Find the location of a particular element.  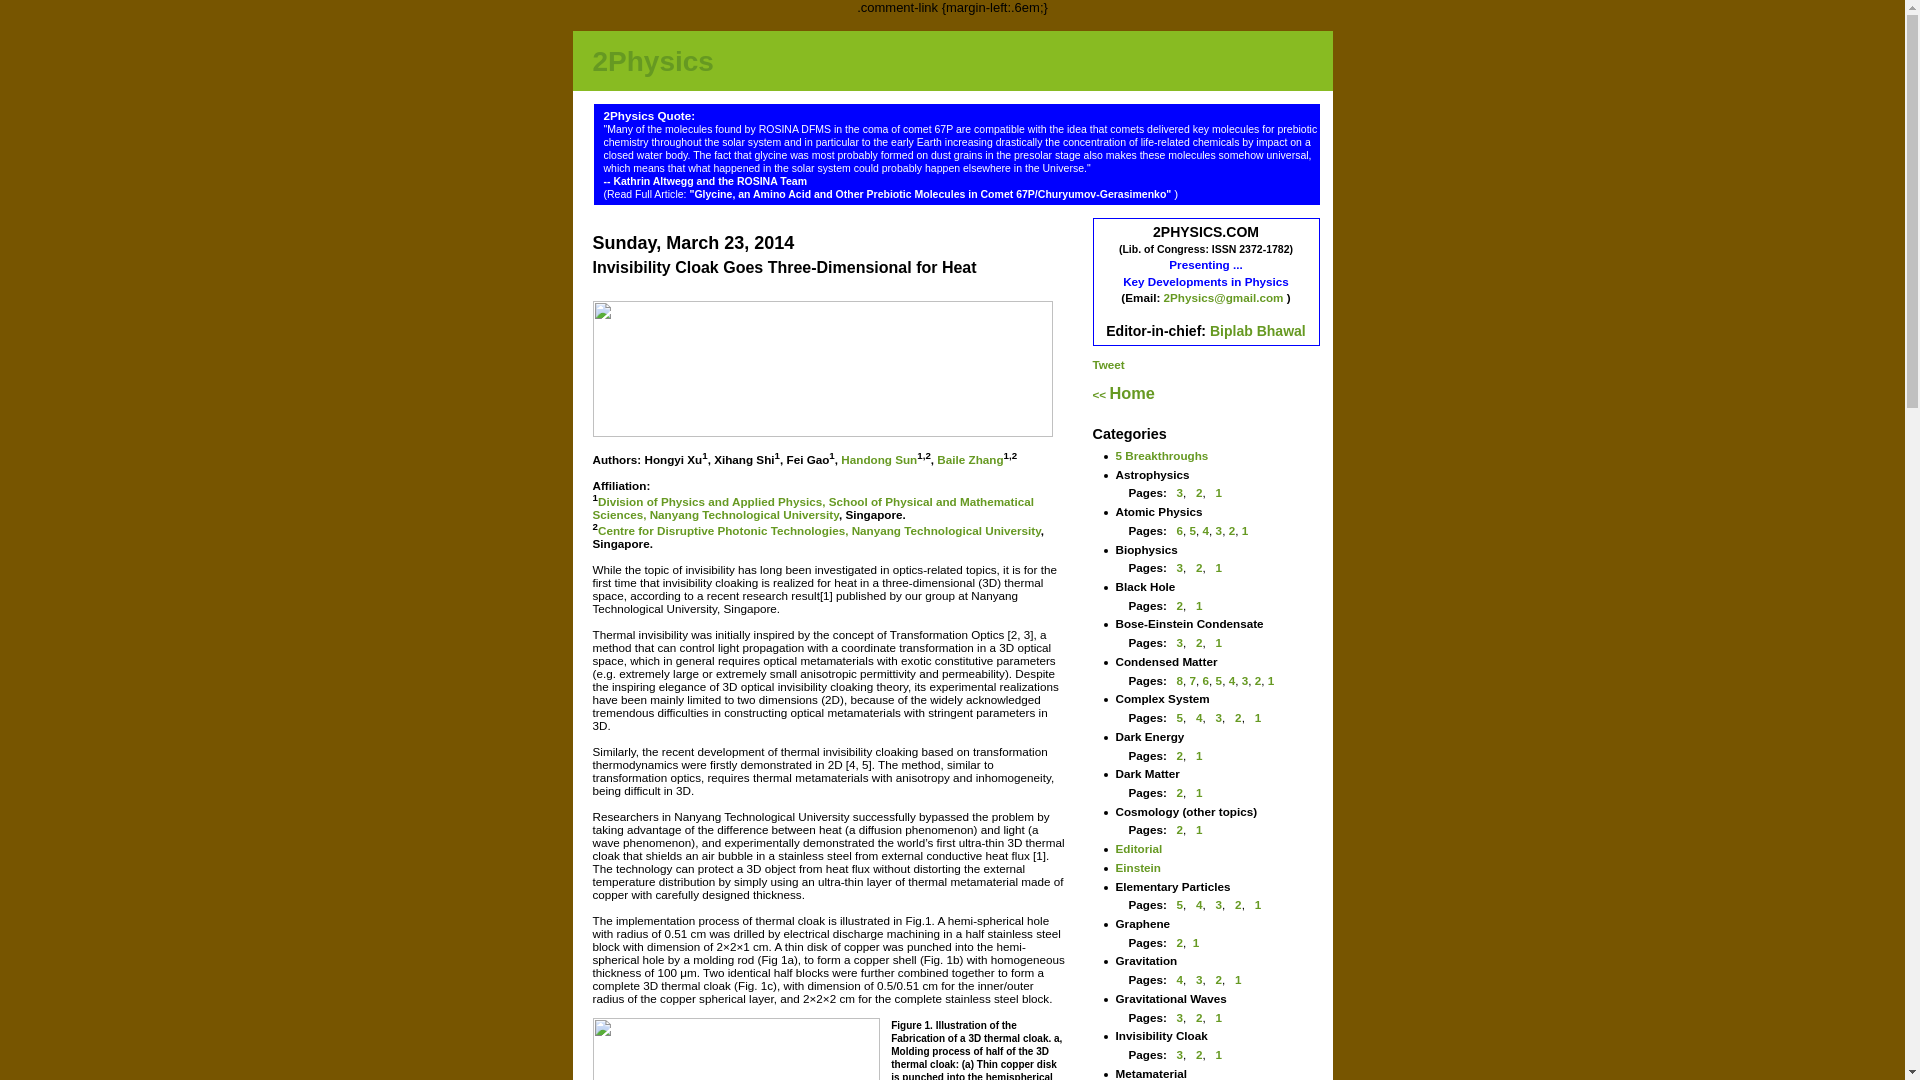

'6' is located at coordinates (1180, 529).